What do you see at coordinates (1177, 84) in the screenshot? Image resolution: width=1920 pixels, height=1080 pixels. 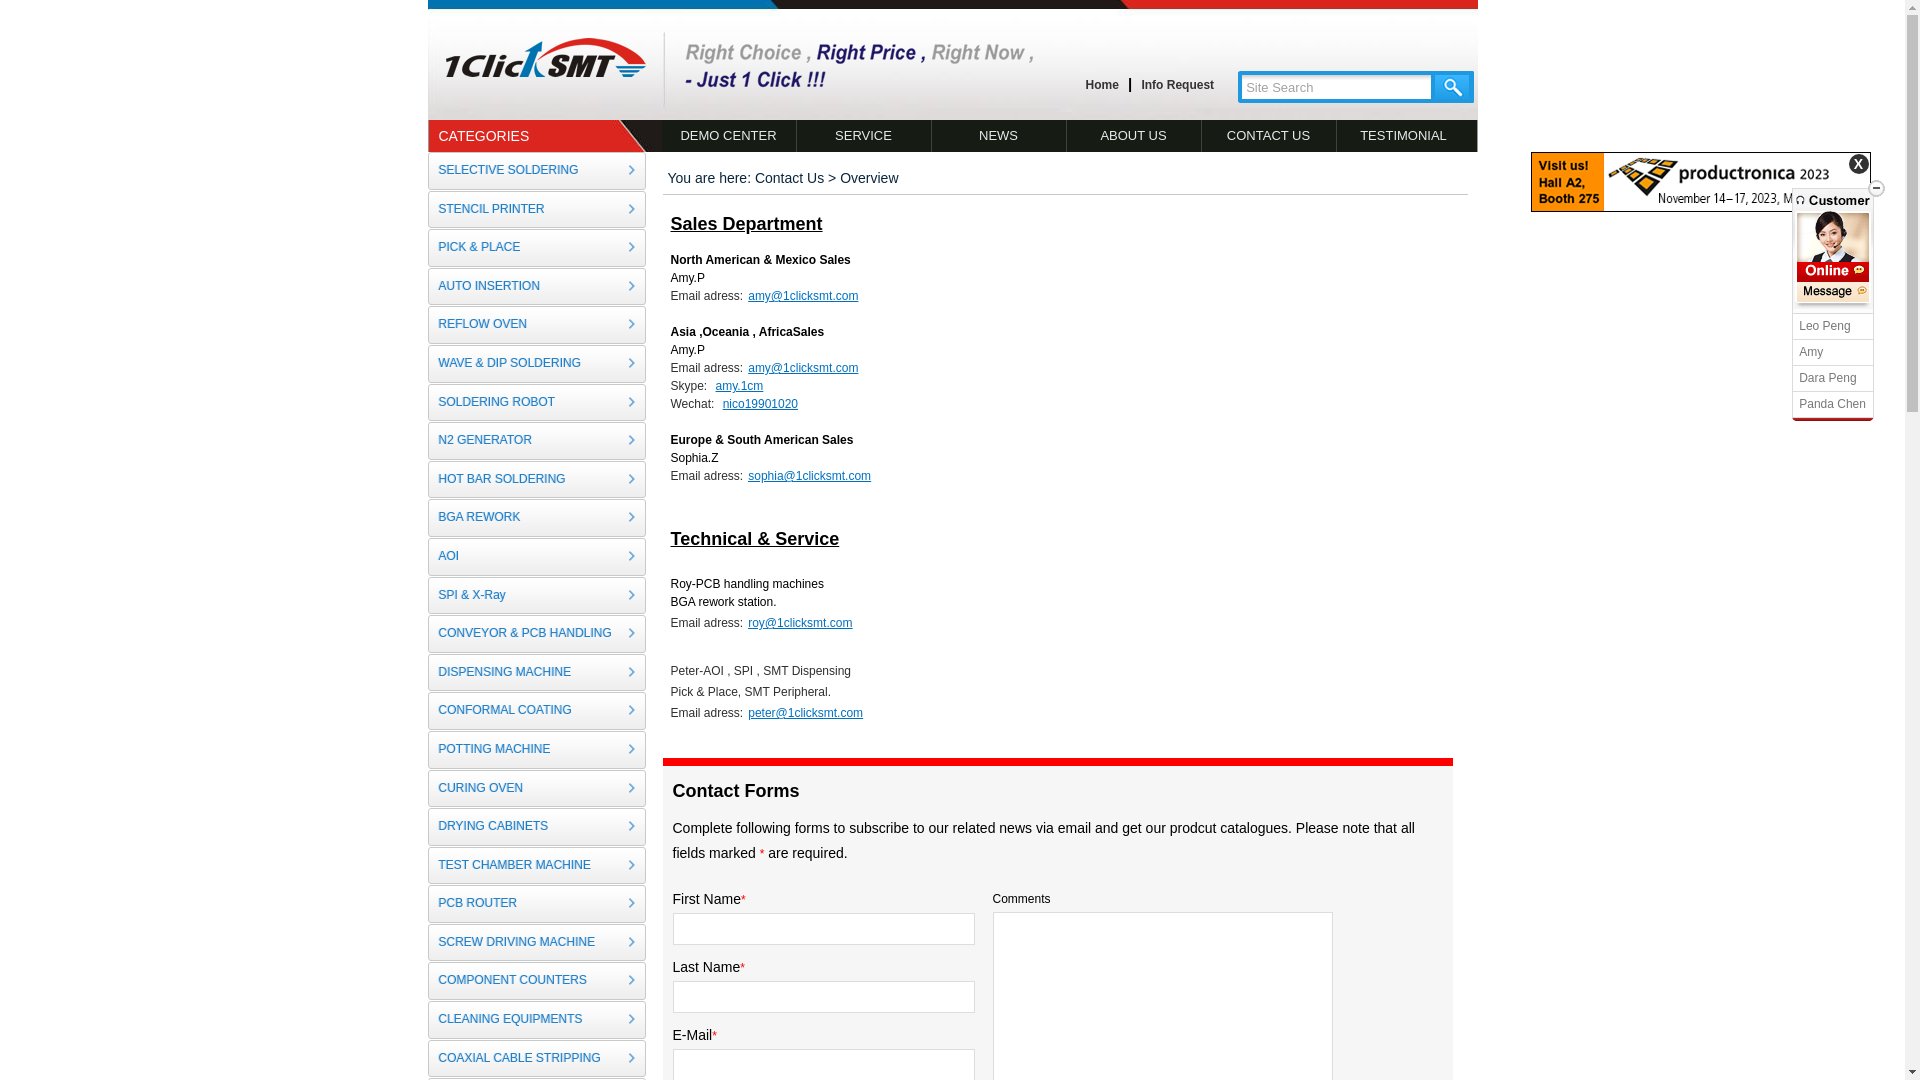 I see `'Info Request'` at bounding box center [1177, 84].